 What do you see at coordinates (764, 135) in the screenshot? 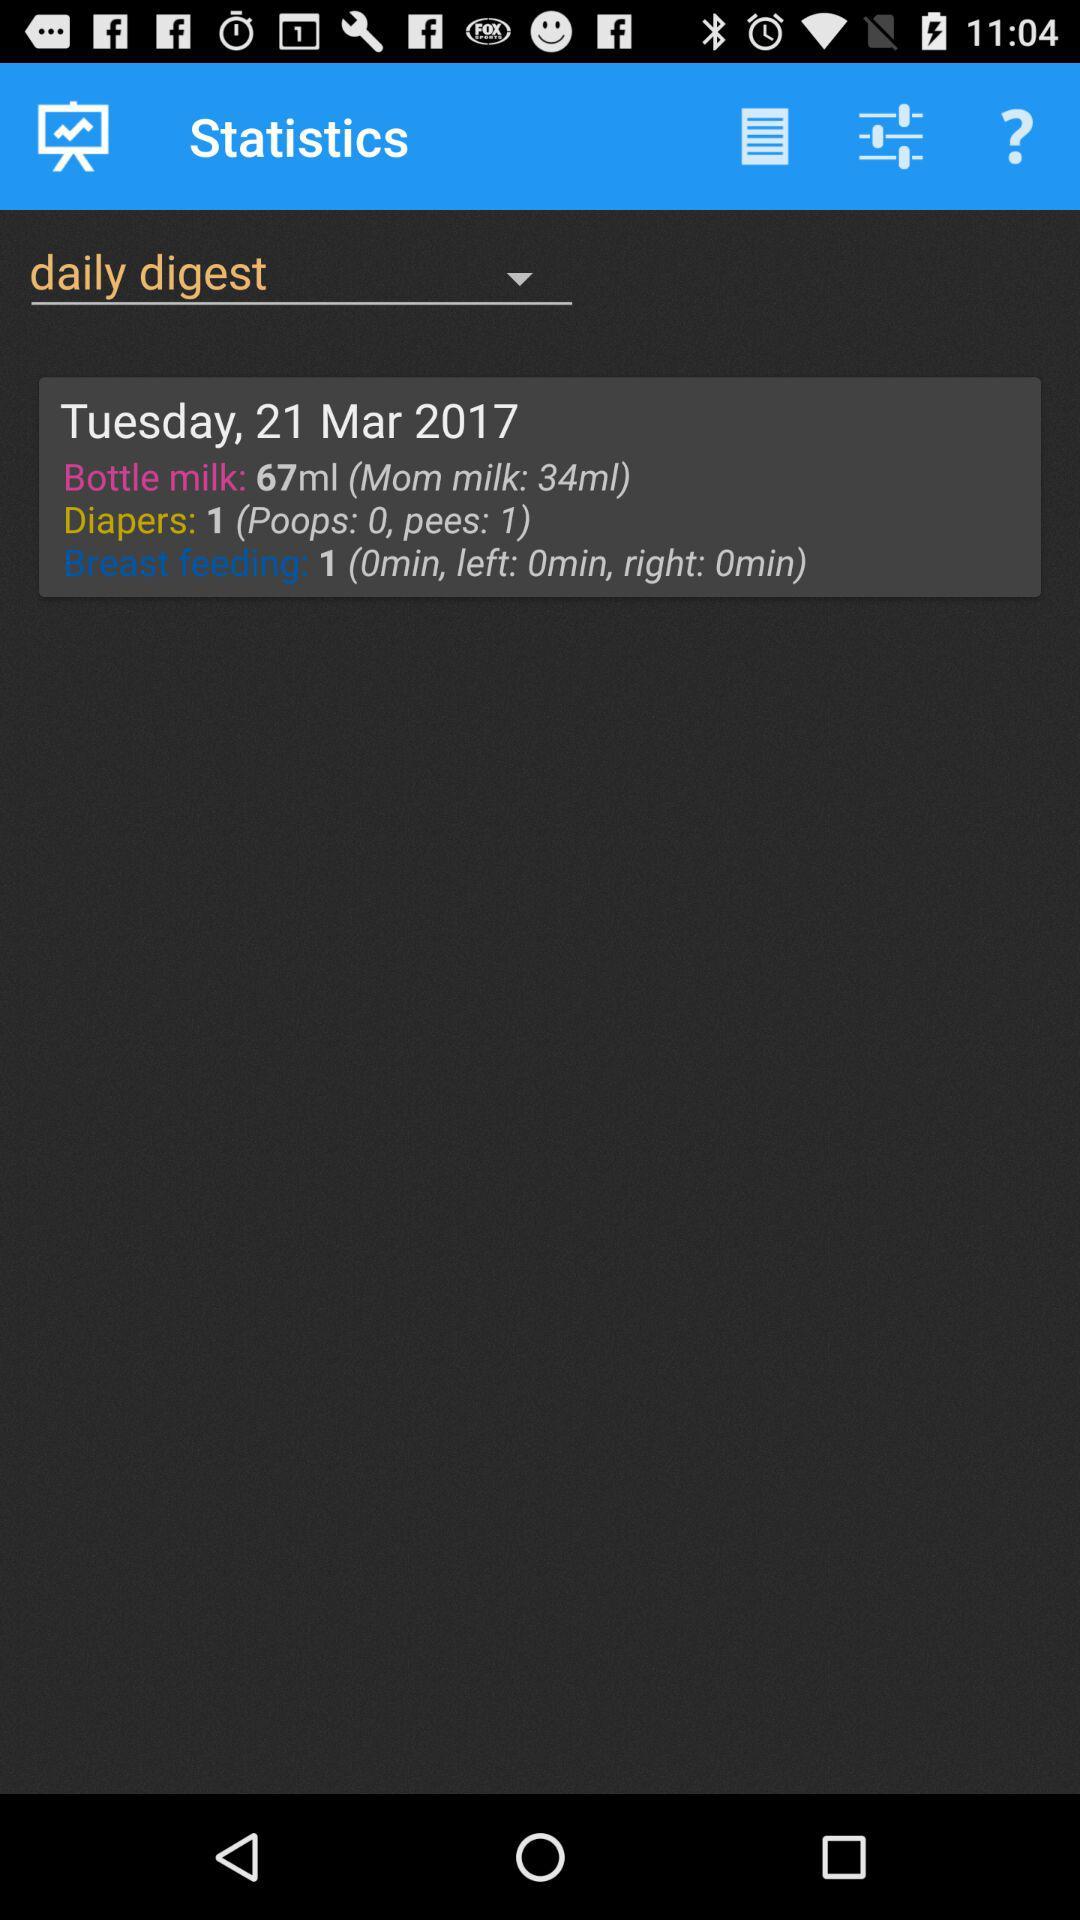
I see `icon to the right of statistics icon` at bounding box center [764, 135].